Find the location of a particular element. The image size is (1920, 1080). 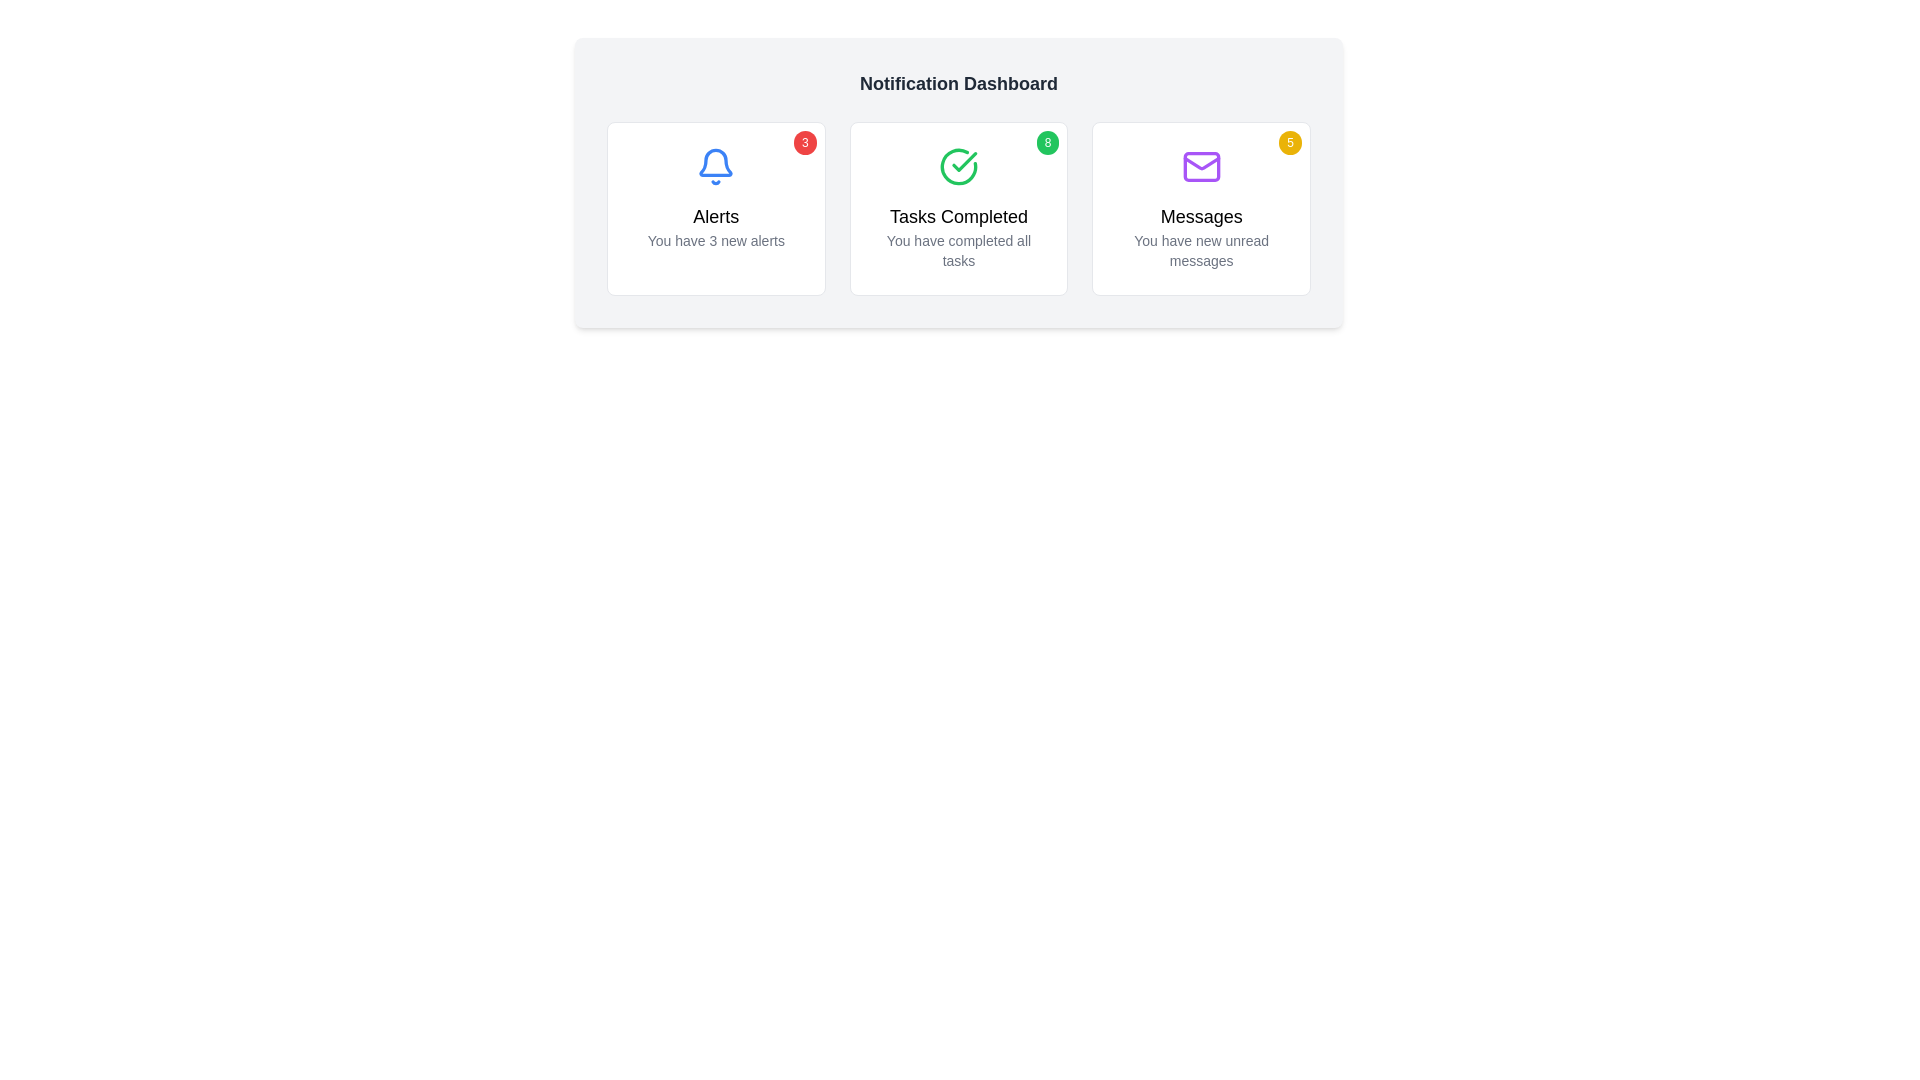

the Decorative Icon indicating unread messages located at the top of the 'Messages' card in the Notification Dashboard is located at coordinates (1200, 165).